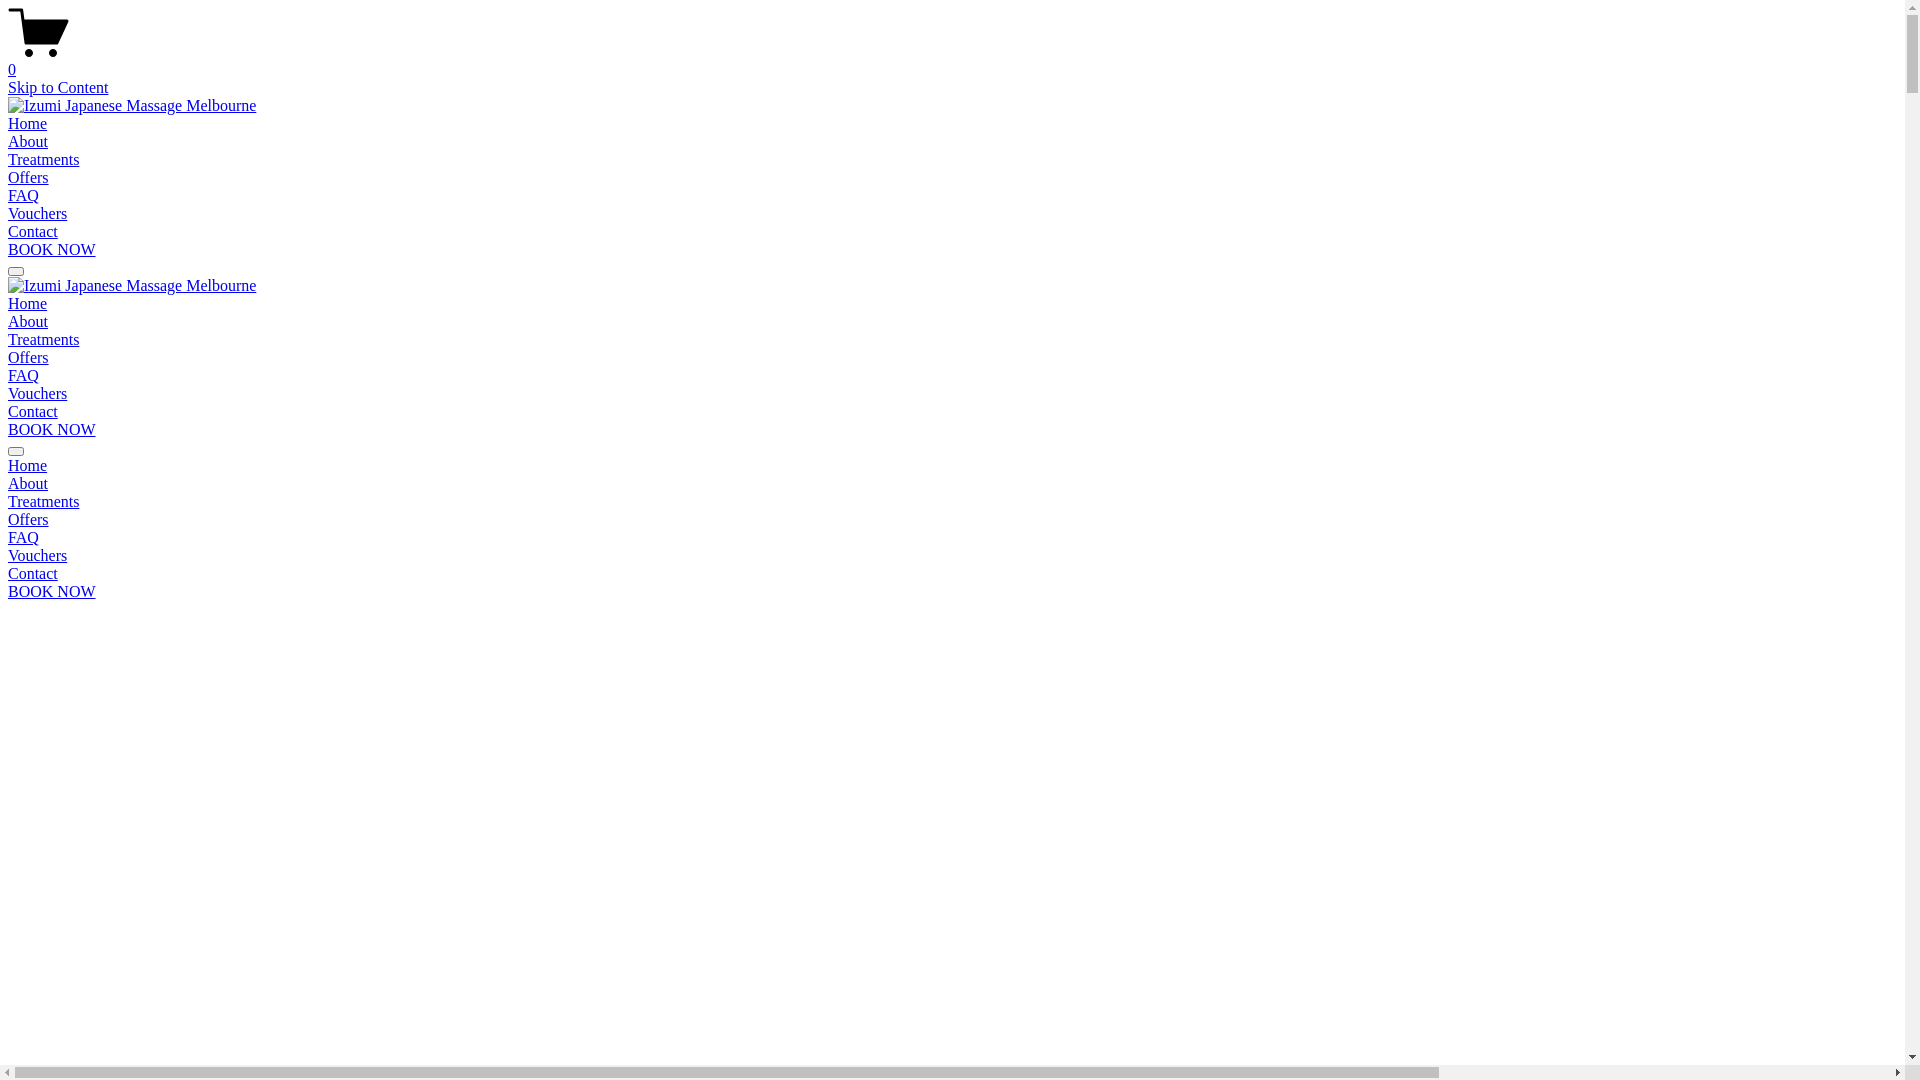 The width and height of the screenshot is (1920, 1080). What do you see at coordinates (23, 375) in the screenshot?
I see `'FAQ'` at bounding box center [23, 375].